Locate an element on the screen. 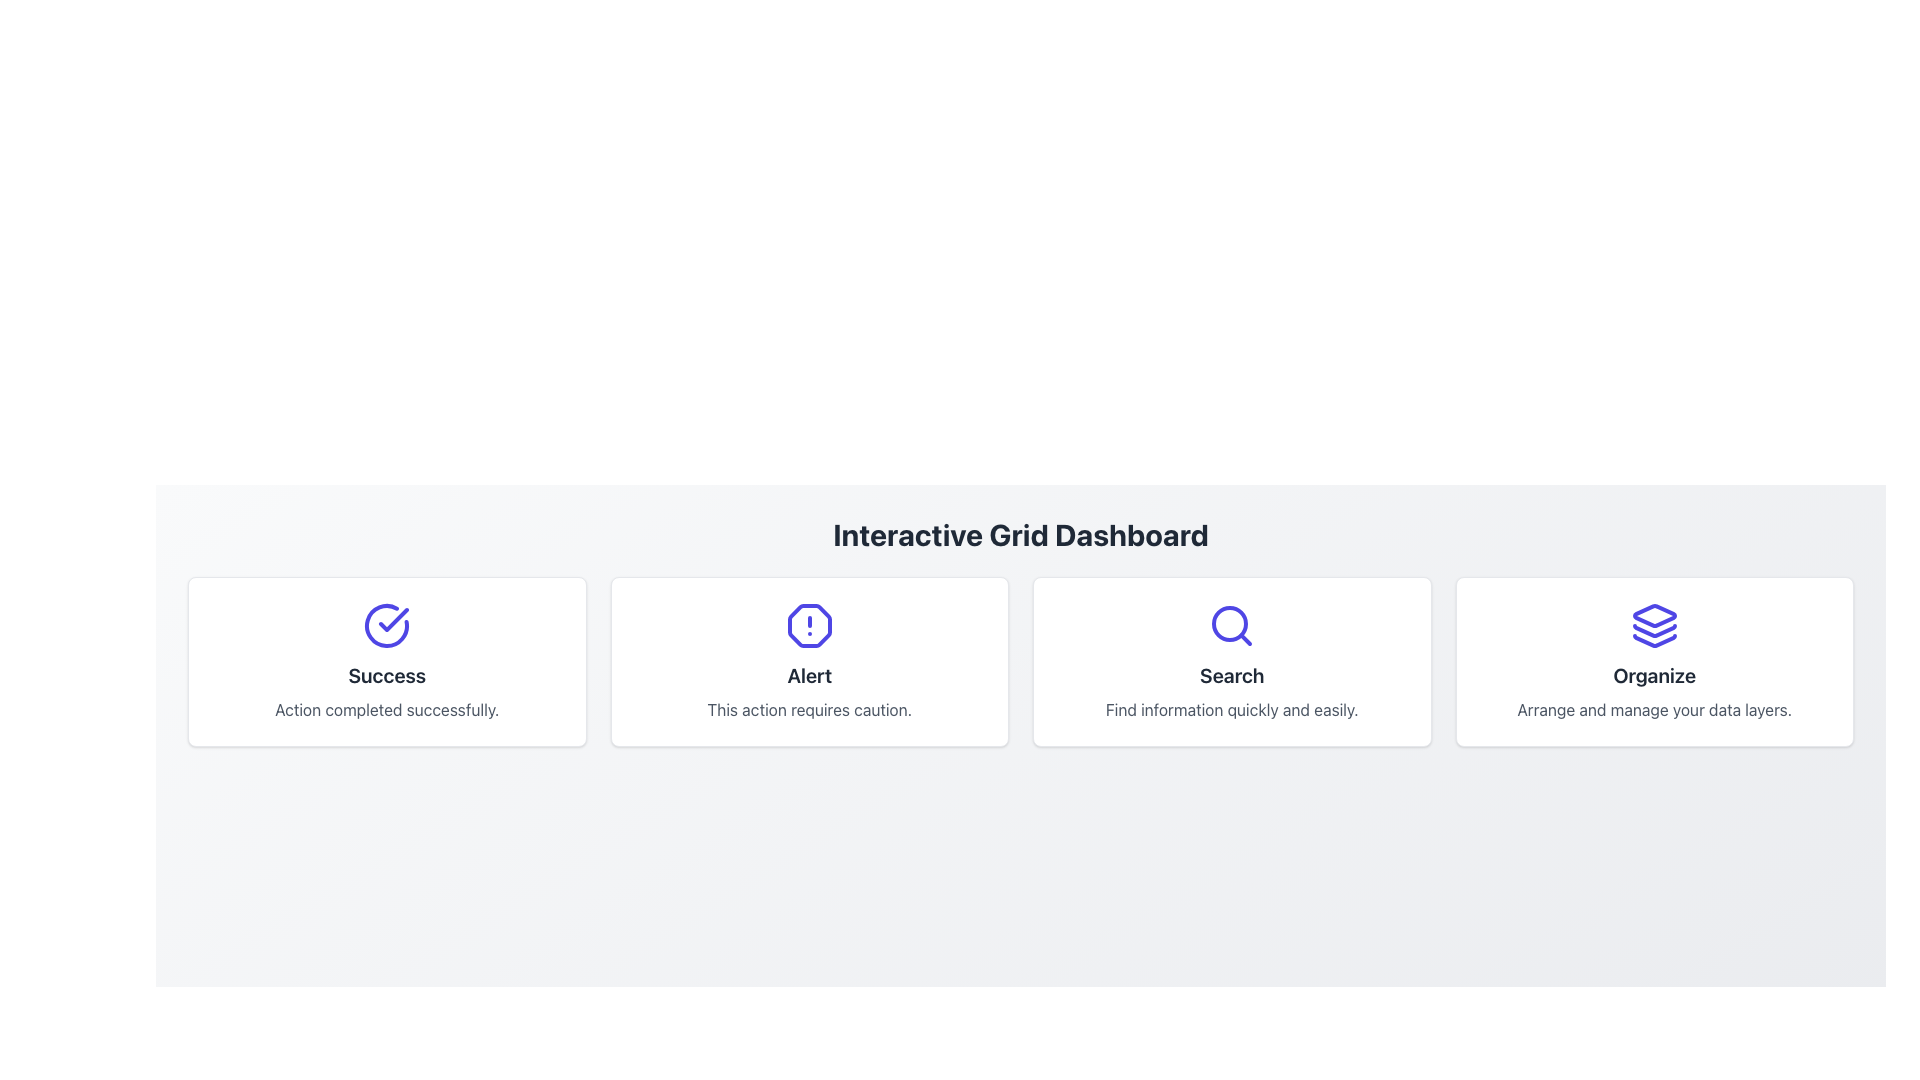 This screenshot has height=1080, width=1920. the label that displays the text 'Action completed successfully.' which is styled in gray and positioned below the 'Success' header within a card layout is located at coordinates (387, 708).